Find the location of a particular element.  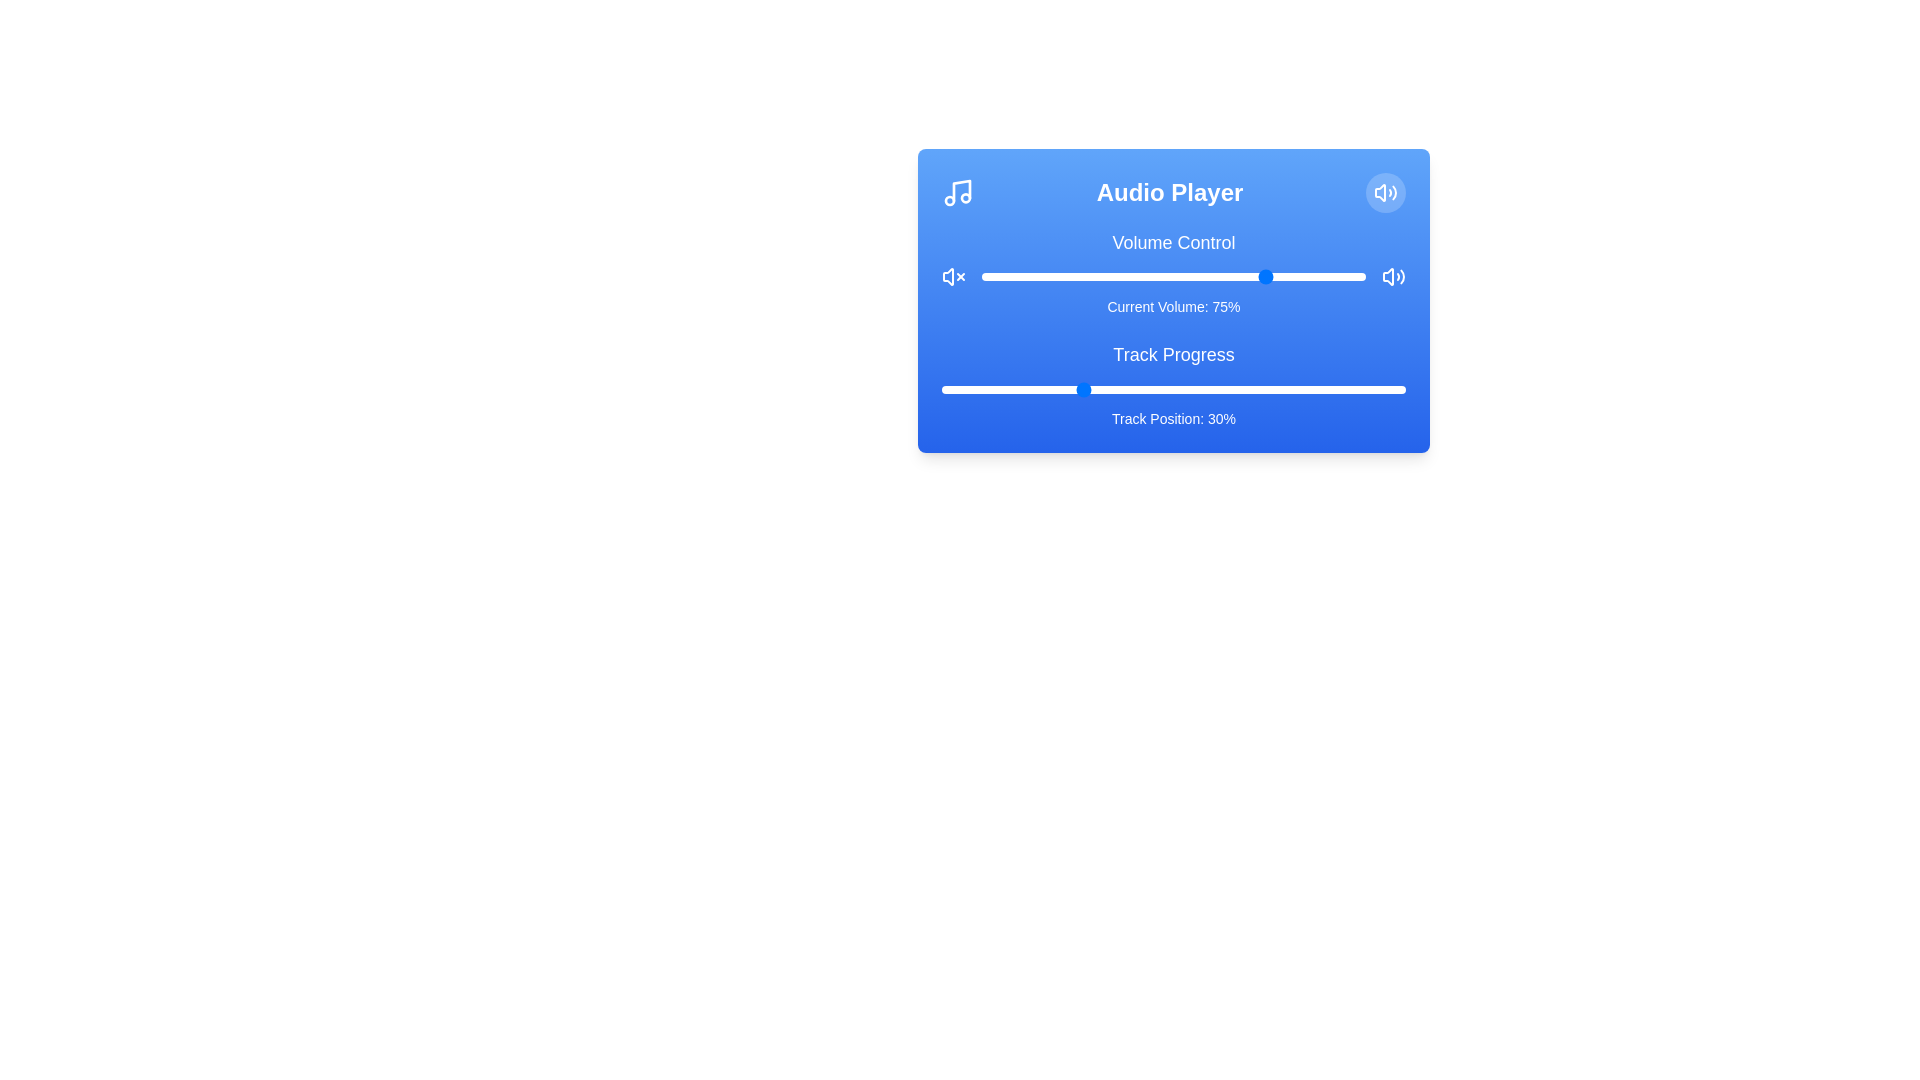

the musical notes icon located in the top-left section of the audio player's header, which is styled in white against a transparent background is located at coordinates (957, 192).